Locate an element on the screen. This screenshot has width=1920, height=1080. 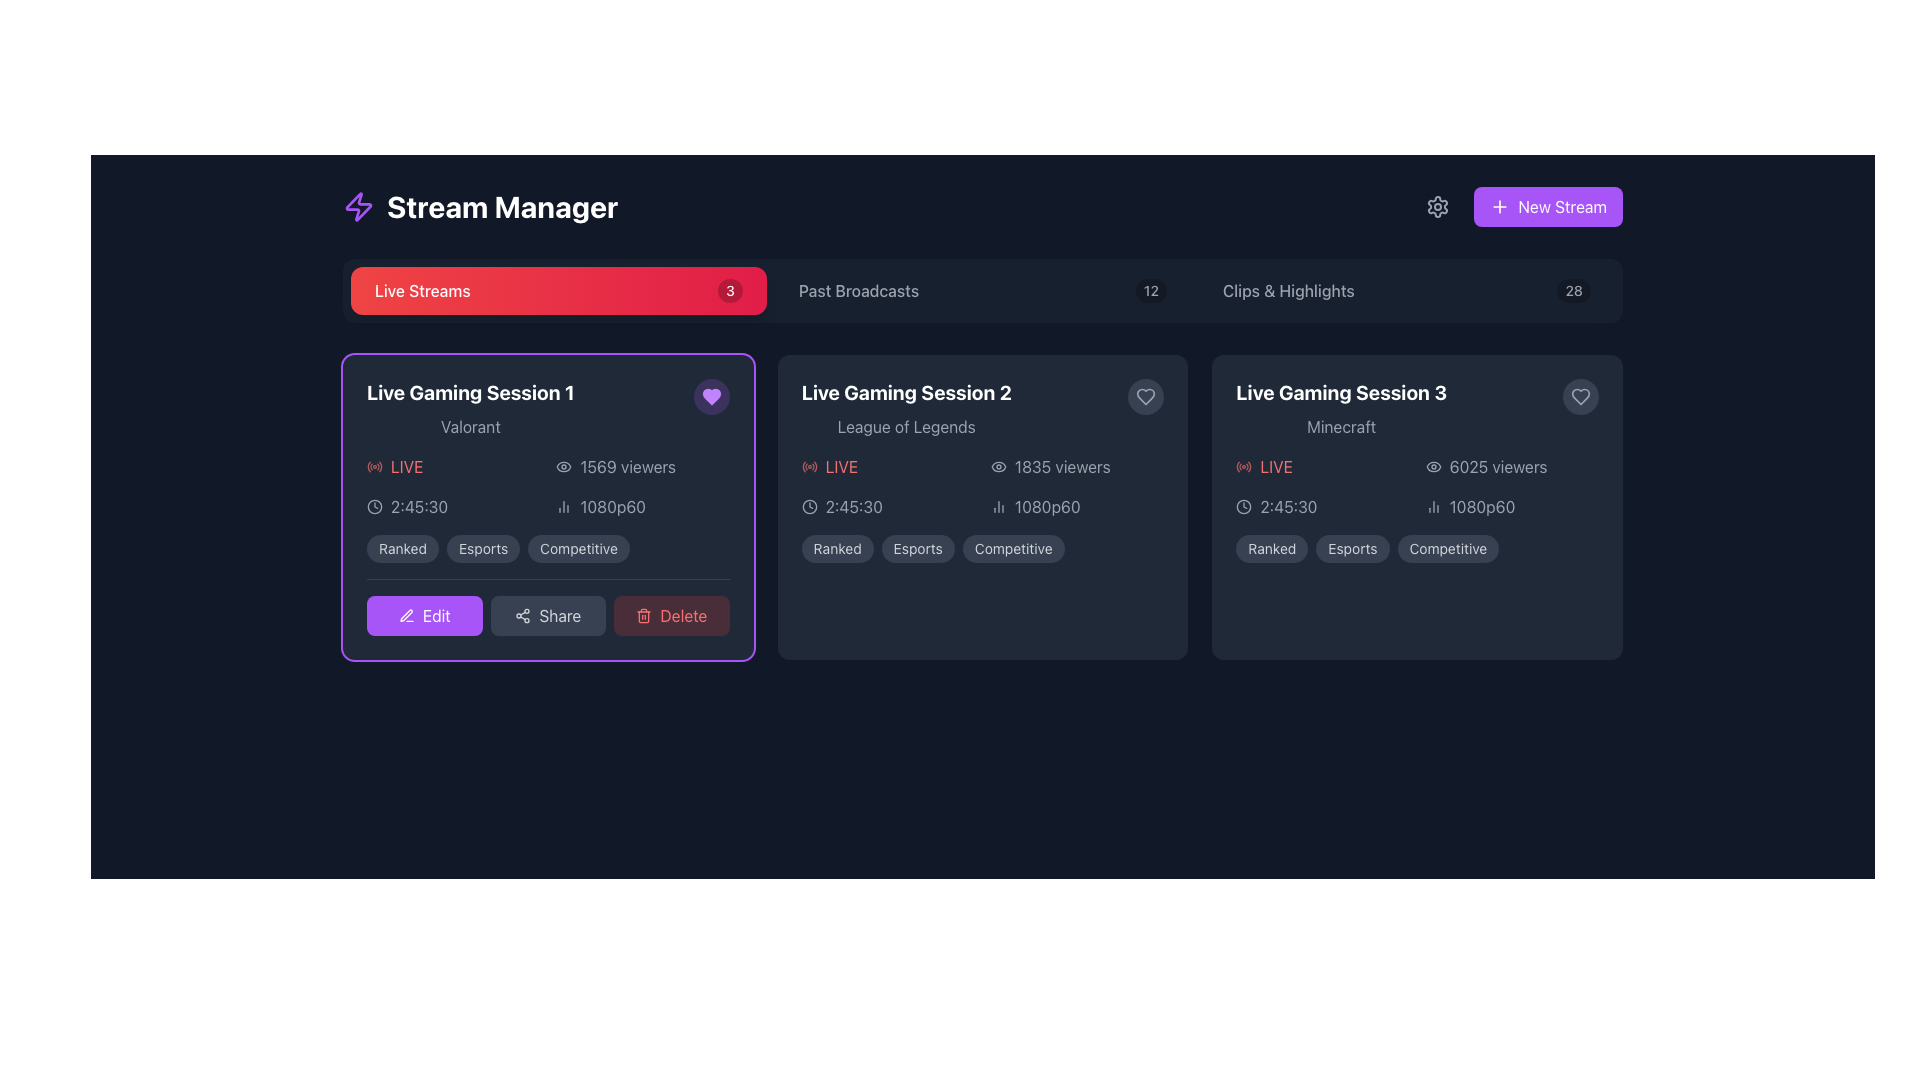
the clock icon representing time, located to the left of the time text '2:45:30' within the first session card labeled 'Live Gaming Session 1' is located at coordinates (374, 505).